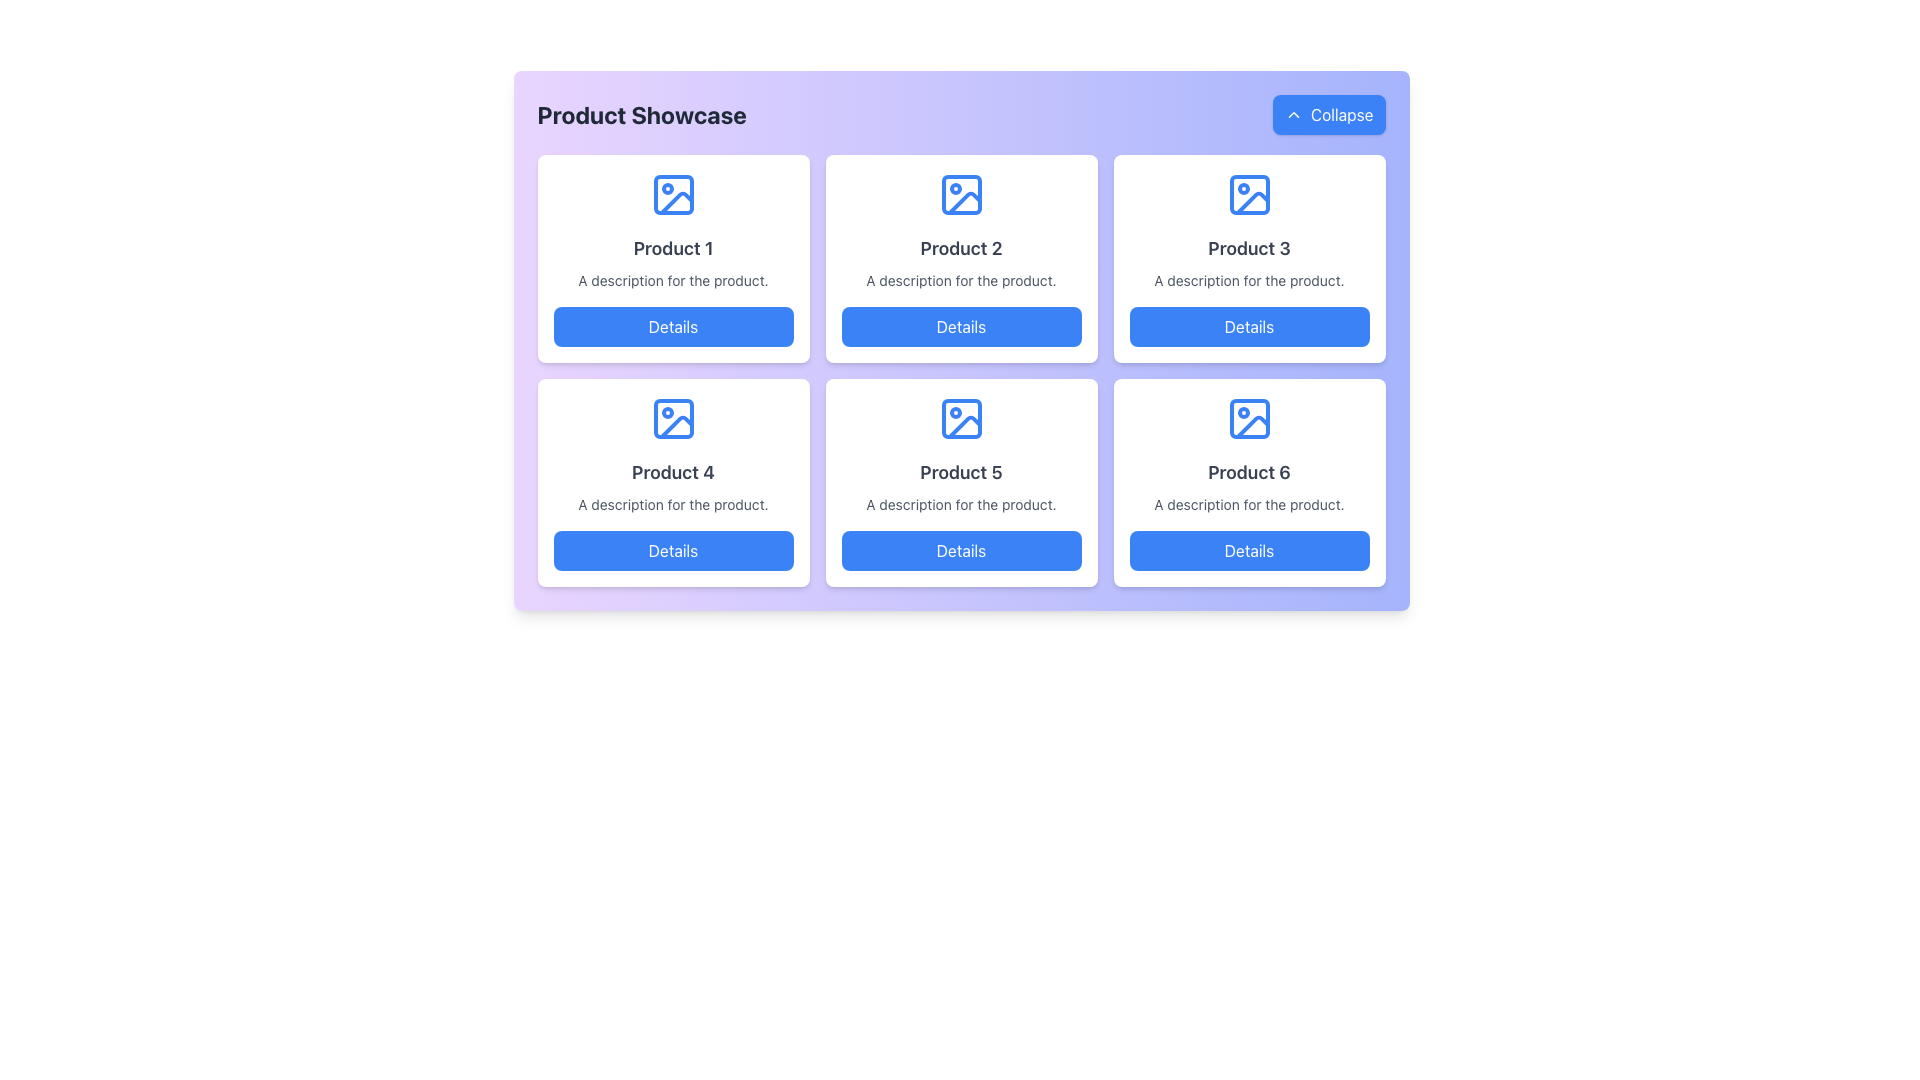 Image resolution: width=1920 pixels, height=1080 pixels. Describe the element at coordinates (1248, 281) in the screenshot. I see `the text line that reads 'A description for the product.' which is styled with light gray color and small font size, located within the card layout under the title 'Product 3'` at that location.